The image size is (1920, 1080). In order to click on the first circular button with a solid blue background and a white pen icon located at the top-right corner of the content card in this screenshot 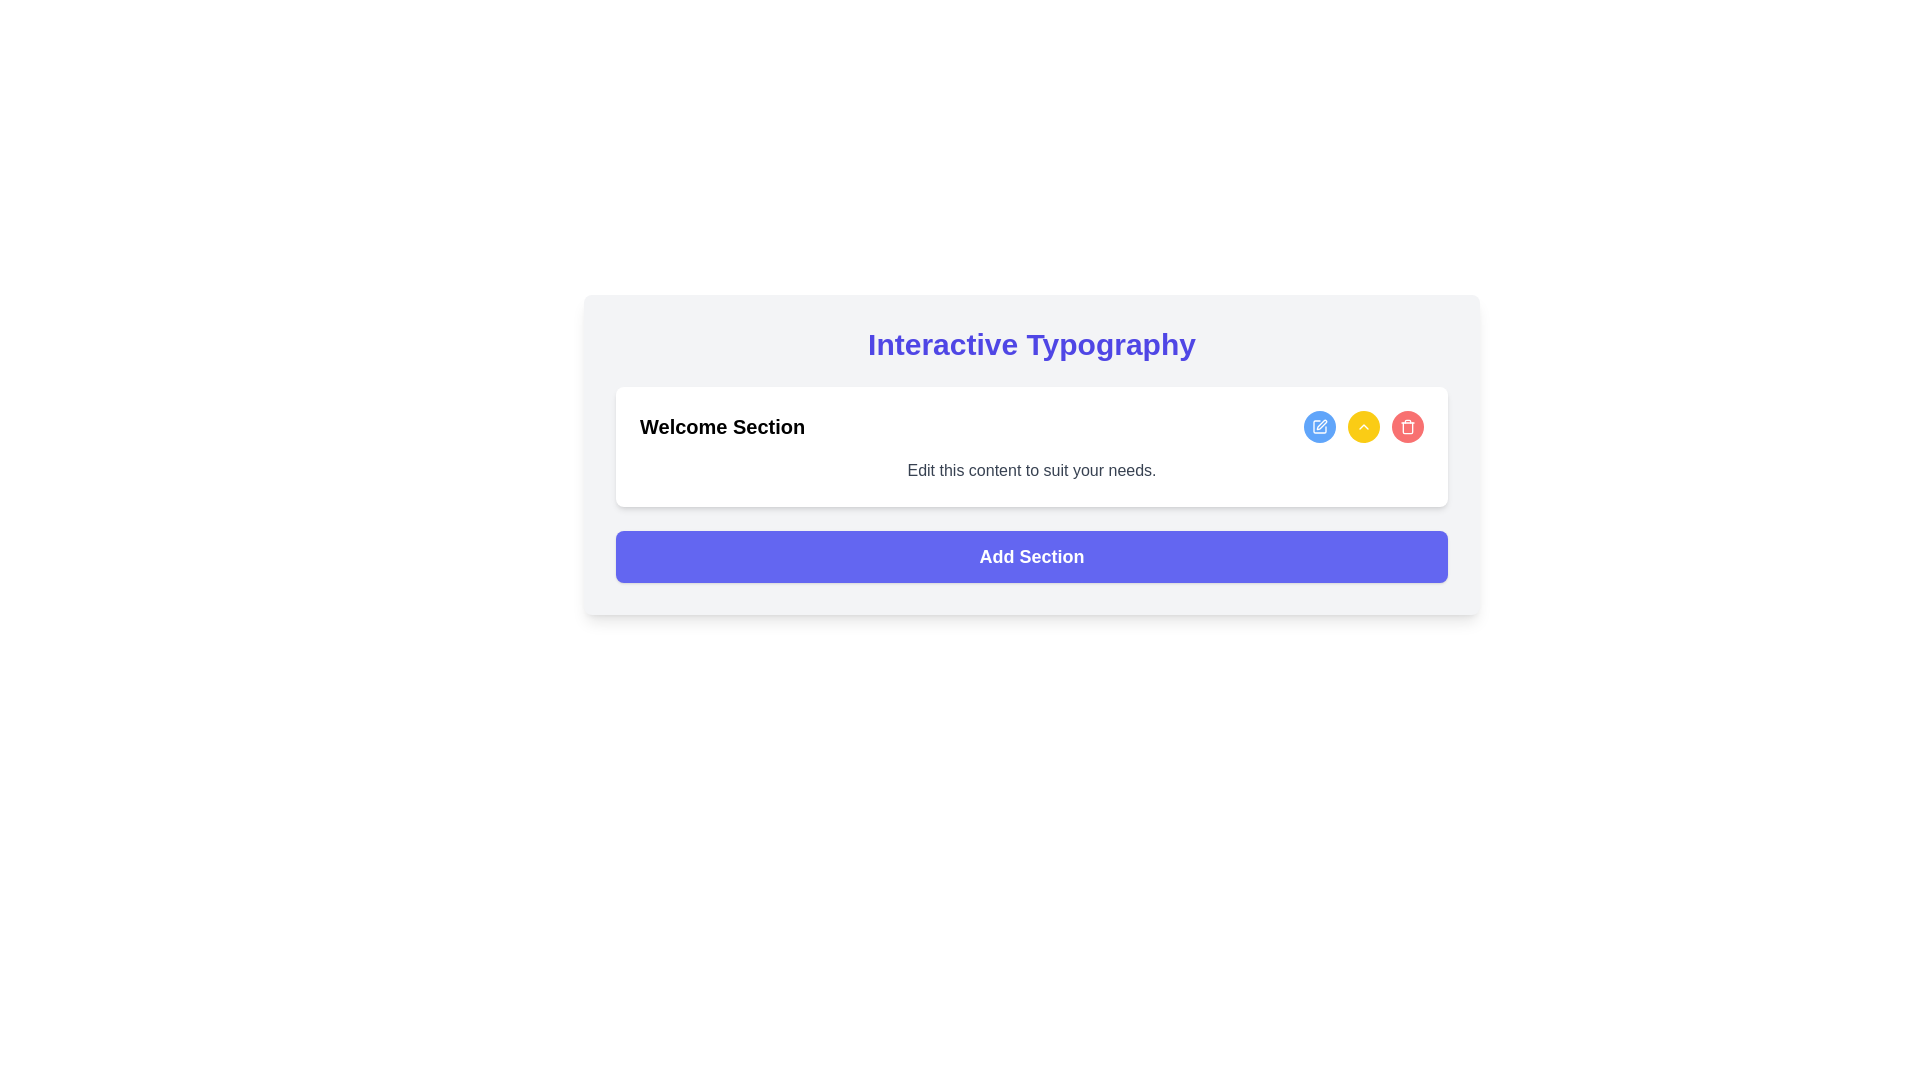, I will do `click(1320, 426)`.